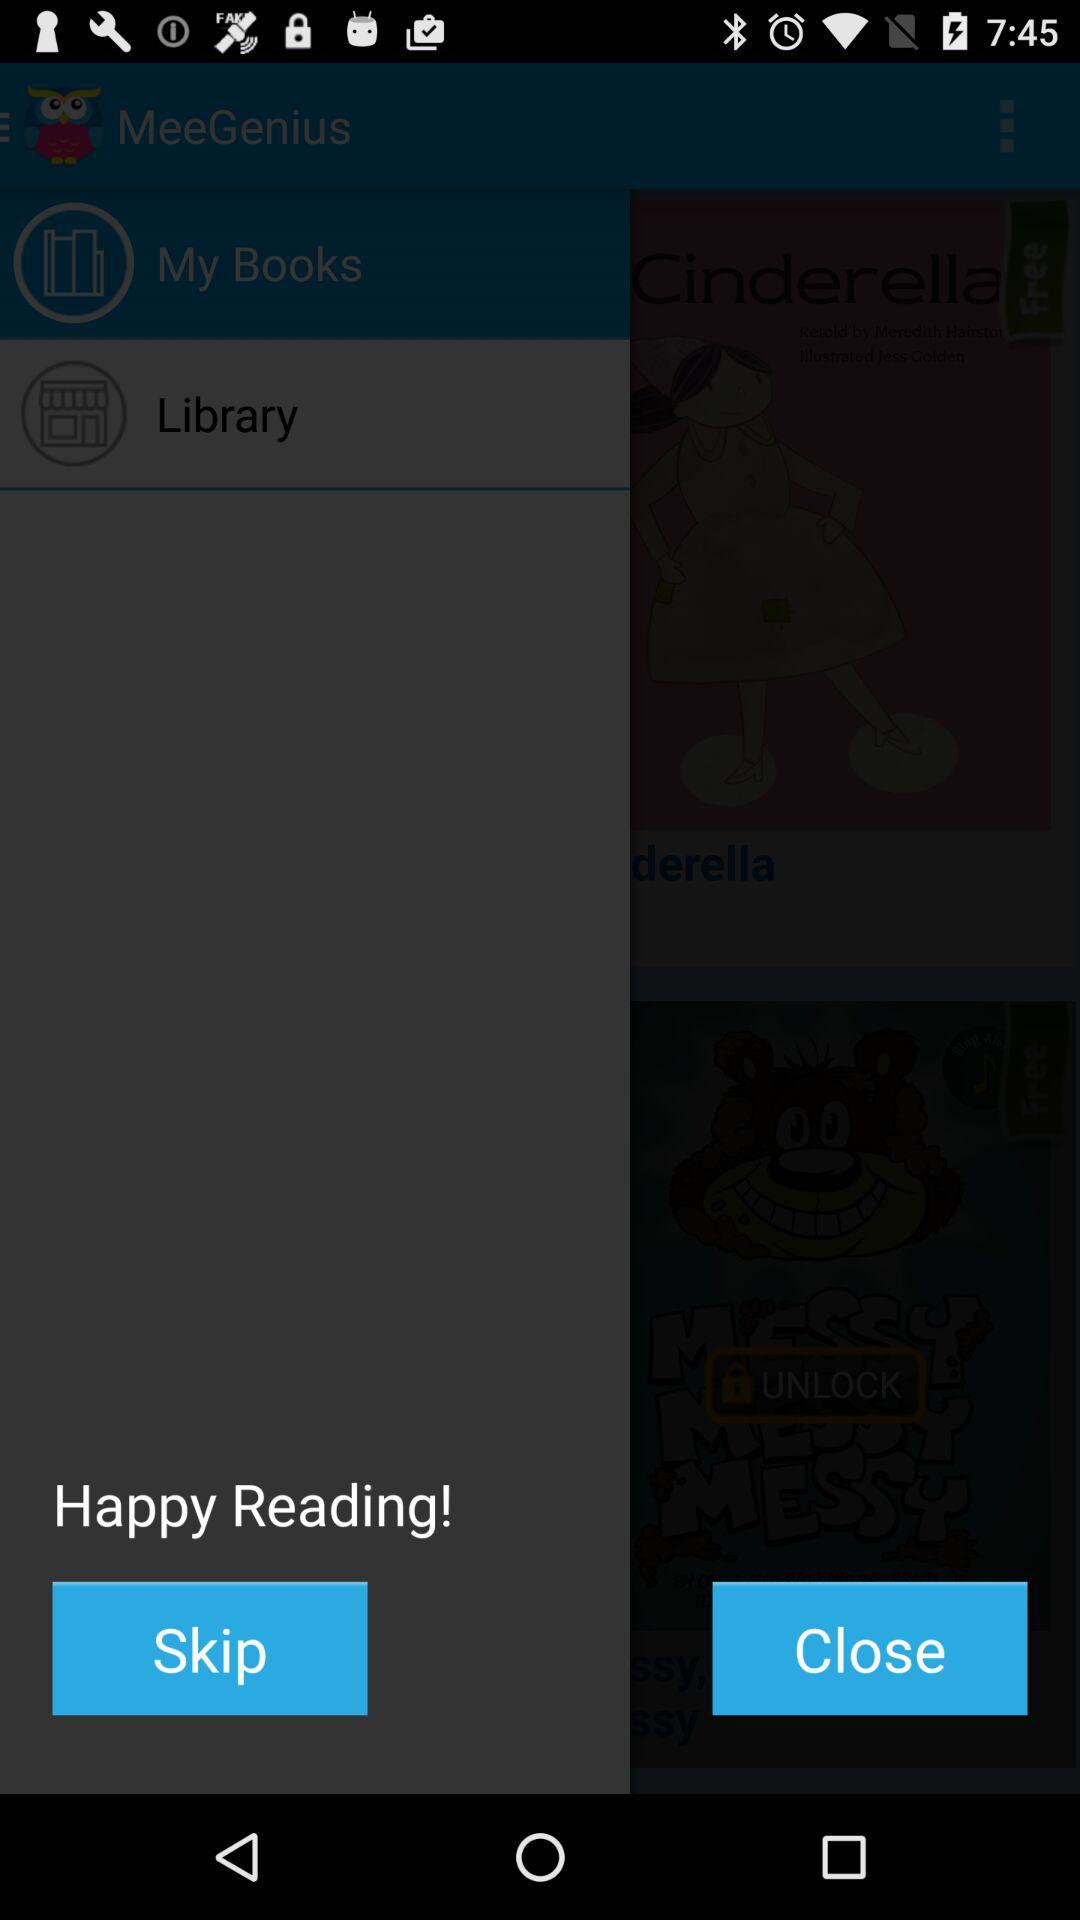 The height and width of the screenshot is (1920, 1080). What do you see at coordinates (209, 1648) in the screenshot?
I see `the item next to the close item` at bounding box center [209, 1648].